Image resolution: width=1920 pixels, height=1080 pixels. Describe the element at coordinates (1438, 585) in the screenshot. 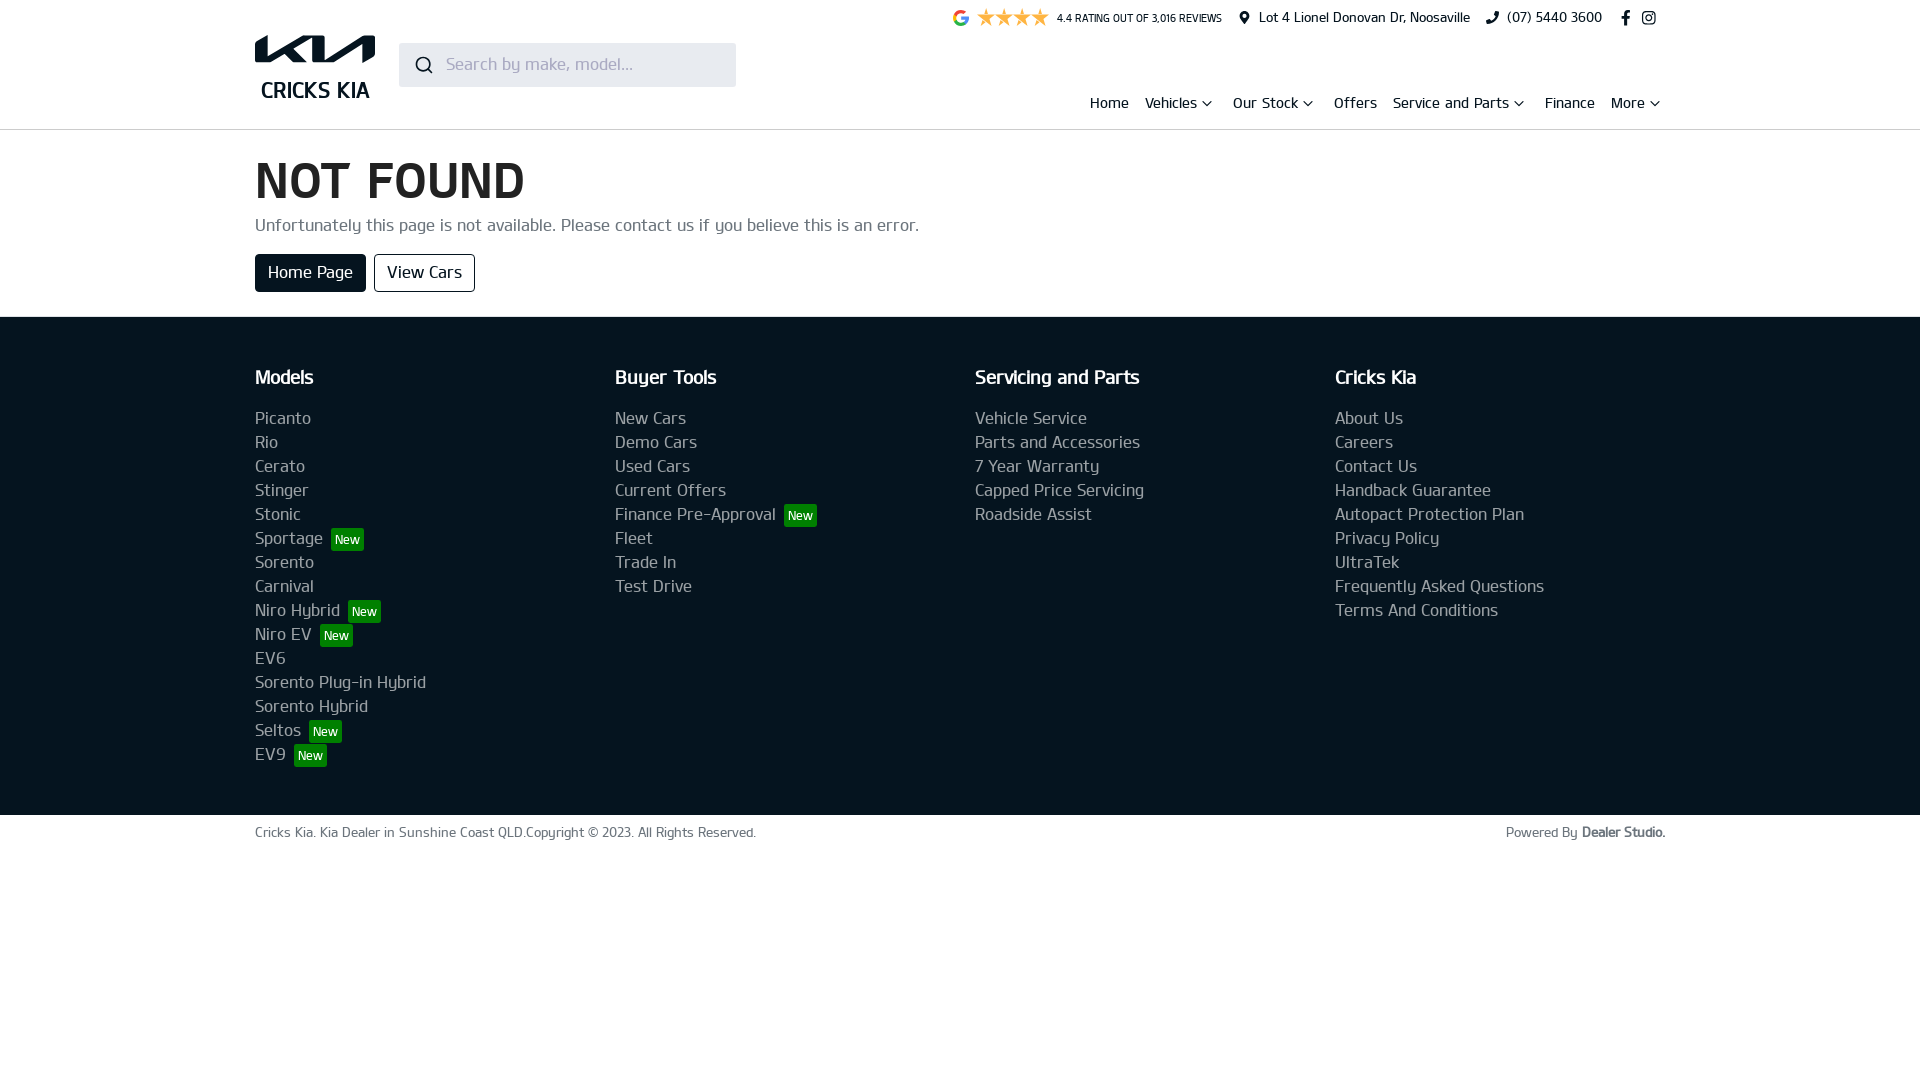

I see `'Frequently Asked Questions'` at that location.